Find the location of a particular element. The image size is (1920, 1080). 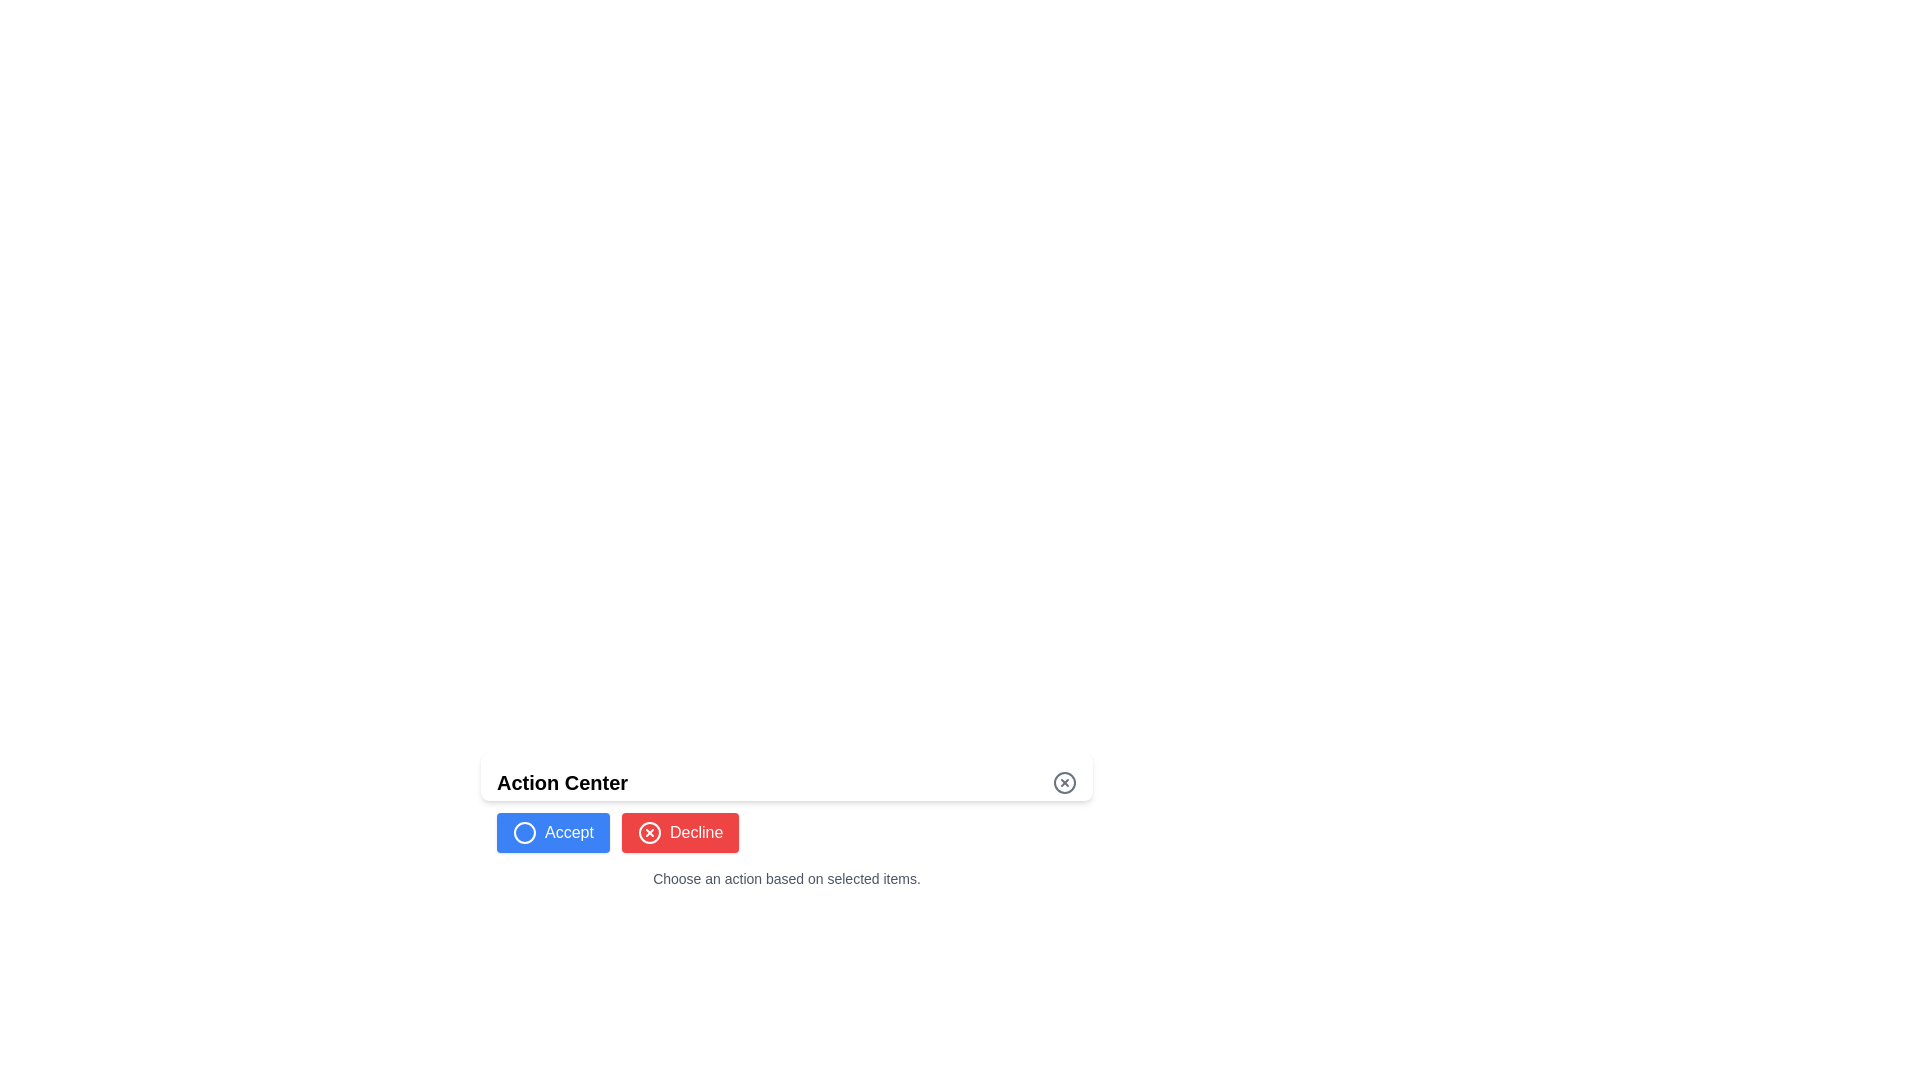

the circular icon with a white 'X' on a red background, which is part of the 'Decline' button, to indicate decline is located at coordinates (649, 833).